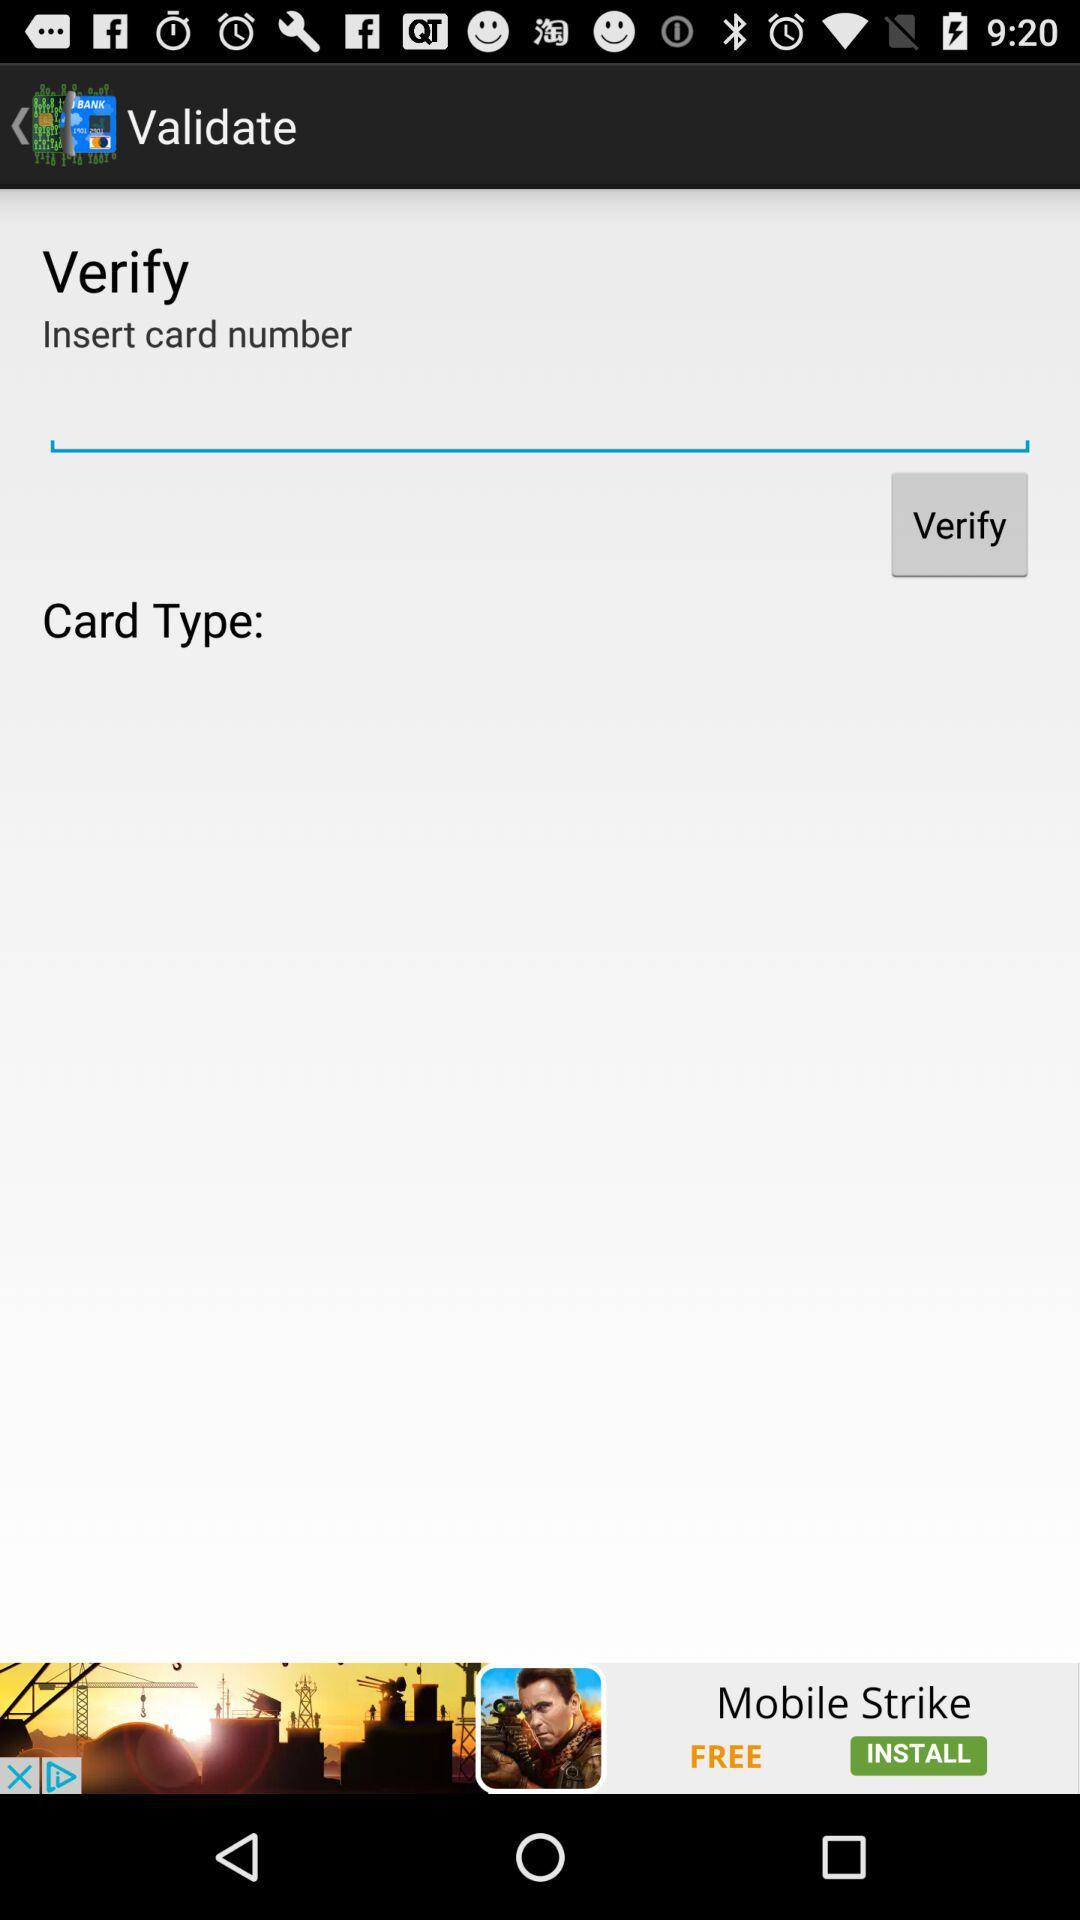 The width and height of the screenshot is (1080, 1920). Describe the element at coordinates (540, 1727) in the screenshot. I see `show advertisement` at that location.